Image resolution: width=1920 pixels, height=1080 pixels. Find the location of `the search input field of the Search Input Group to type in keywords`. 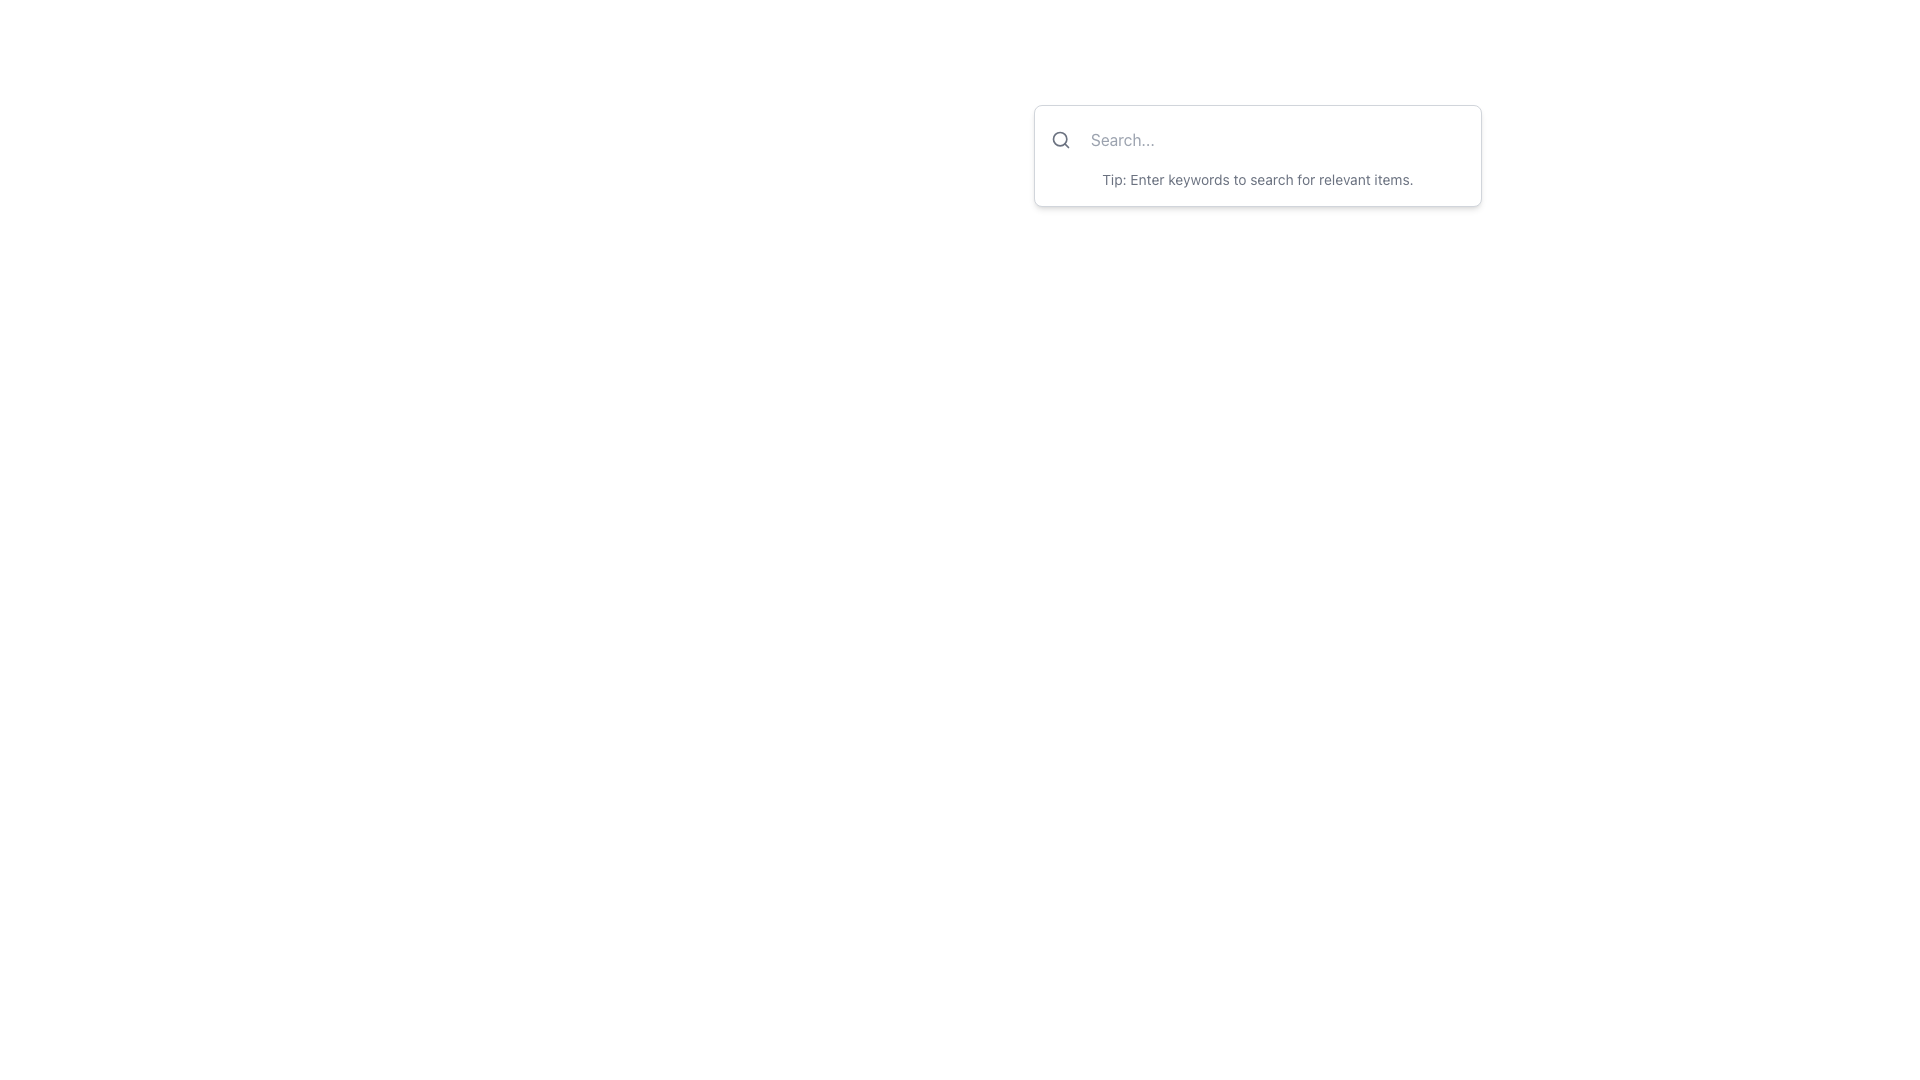

the search input field of the Search Input Group to type in keywords is located at coordinates (1256, 154).